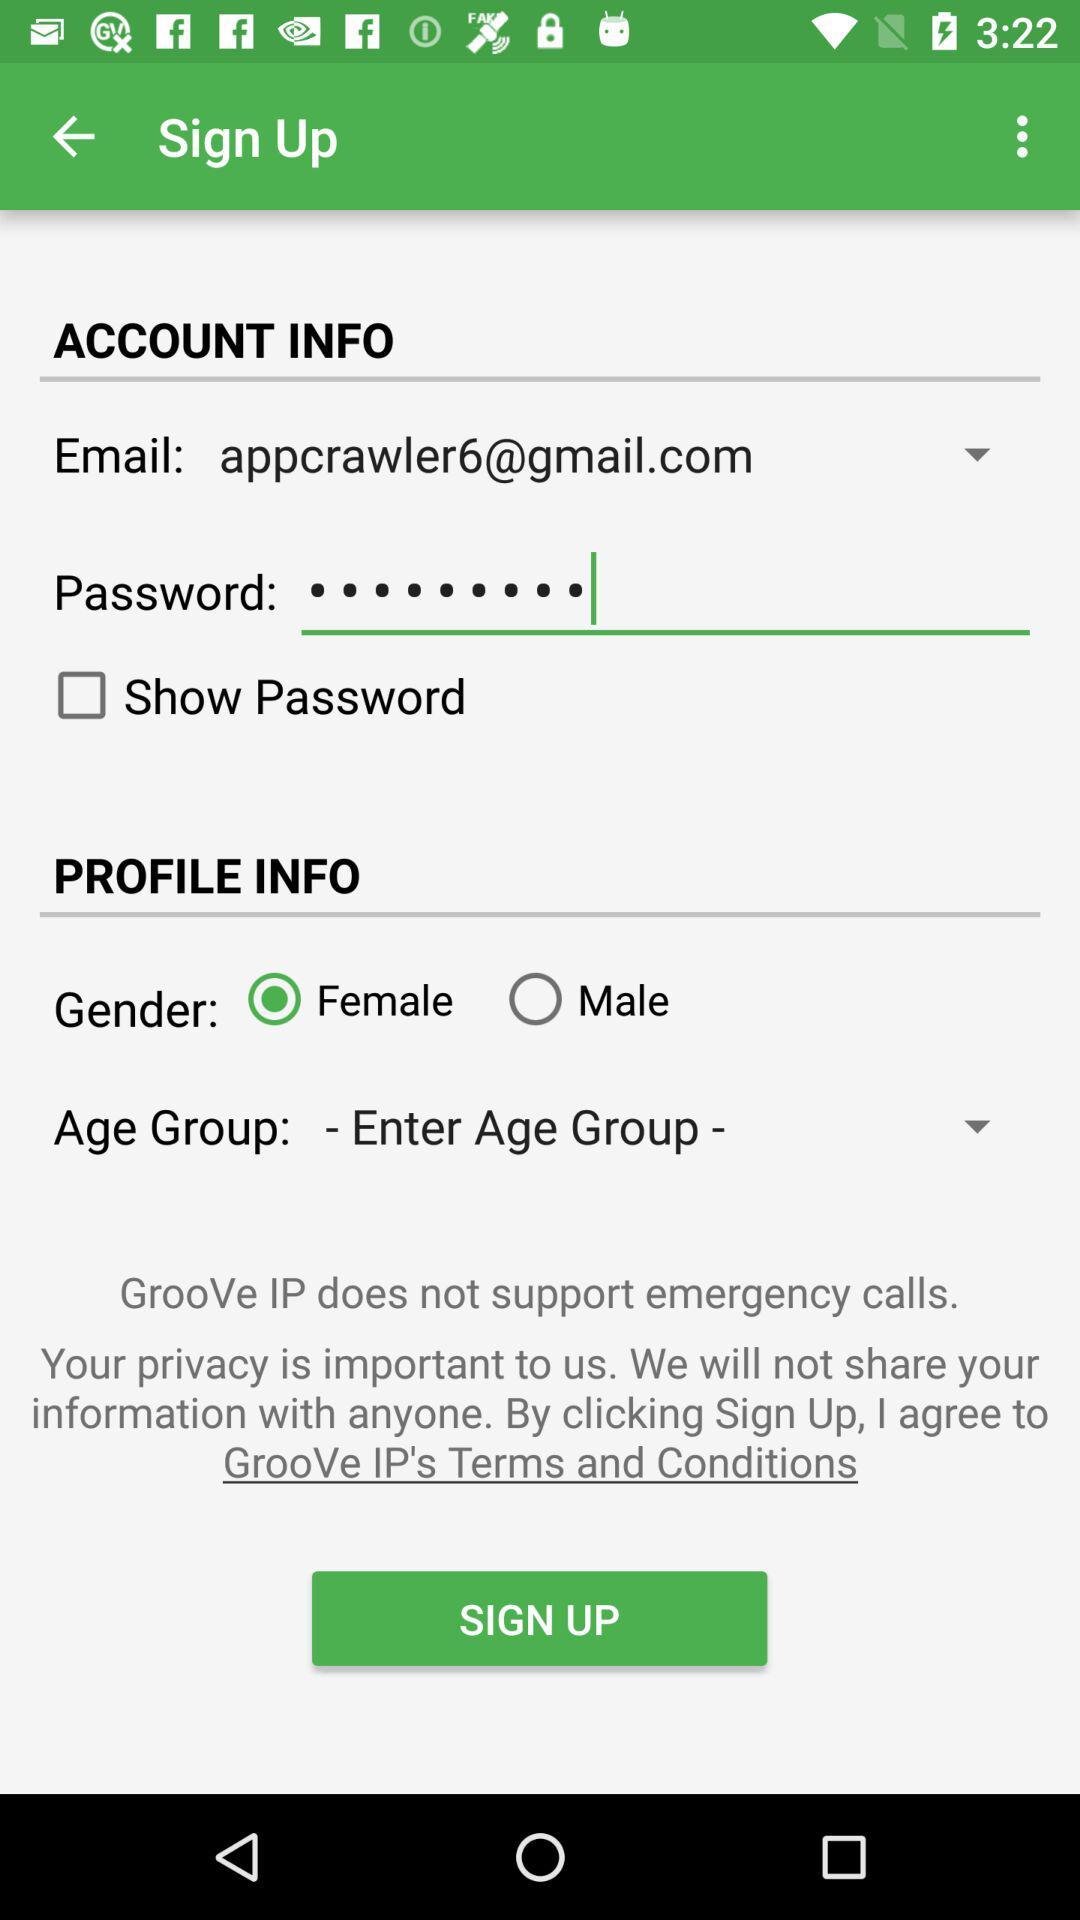  What do you see at coordinates (342, 998) in the screenshot?
I see `the item next to male item` at bounding box center [342, 998].